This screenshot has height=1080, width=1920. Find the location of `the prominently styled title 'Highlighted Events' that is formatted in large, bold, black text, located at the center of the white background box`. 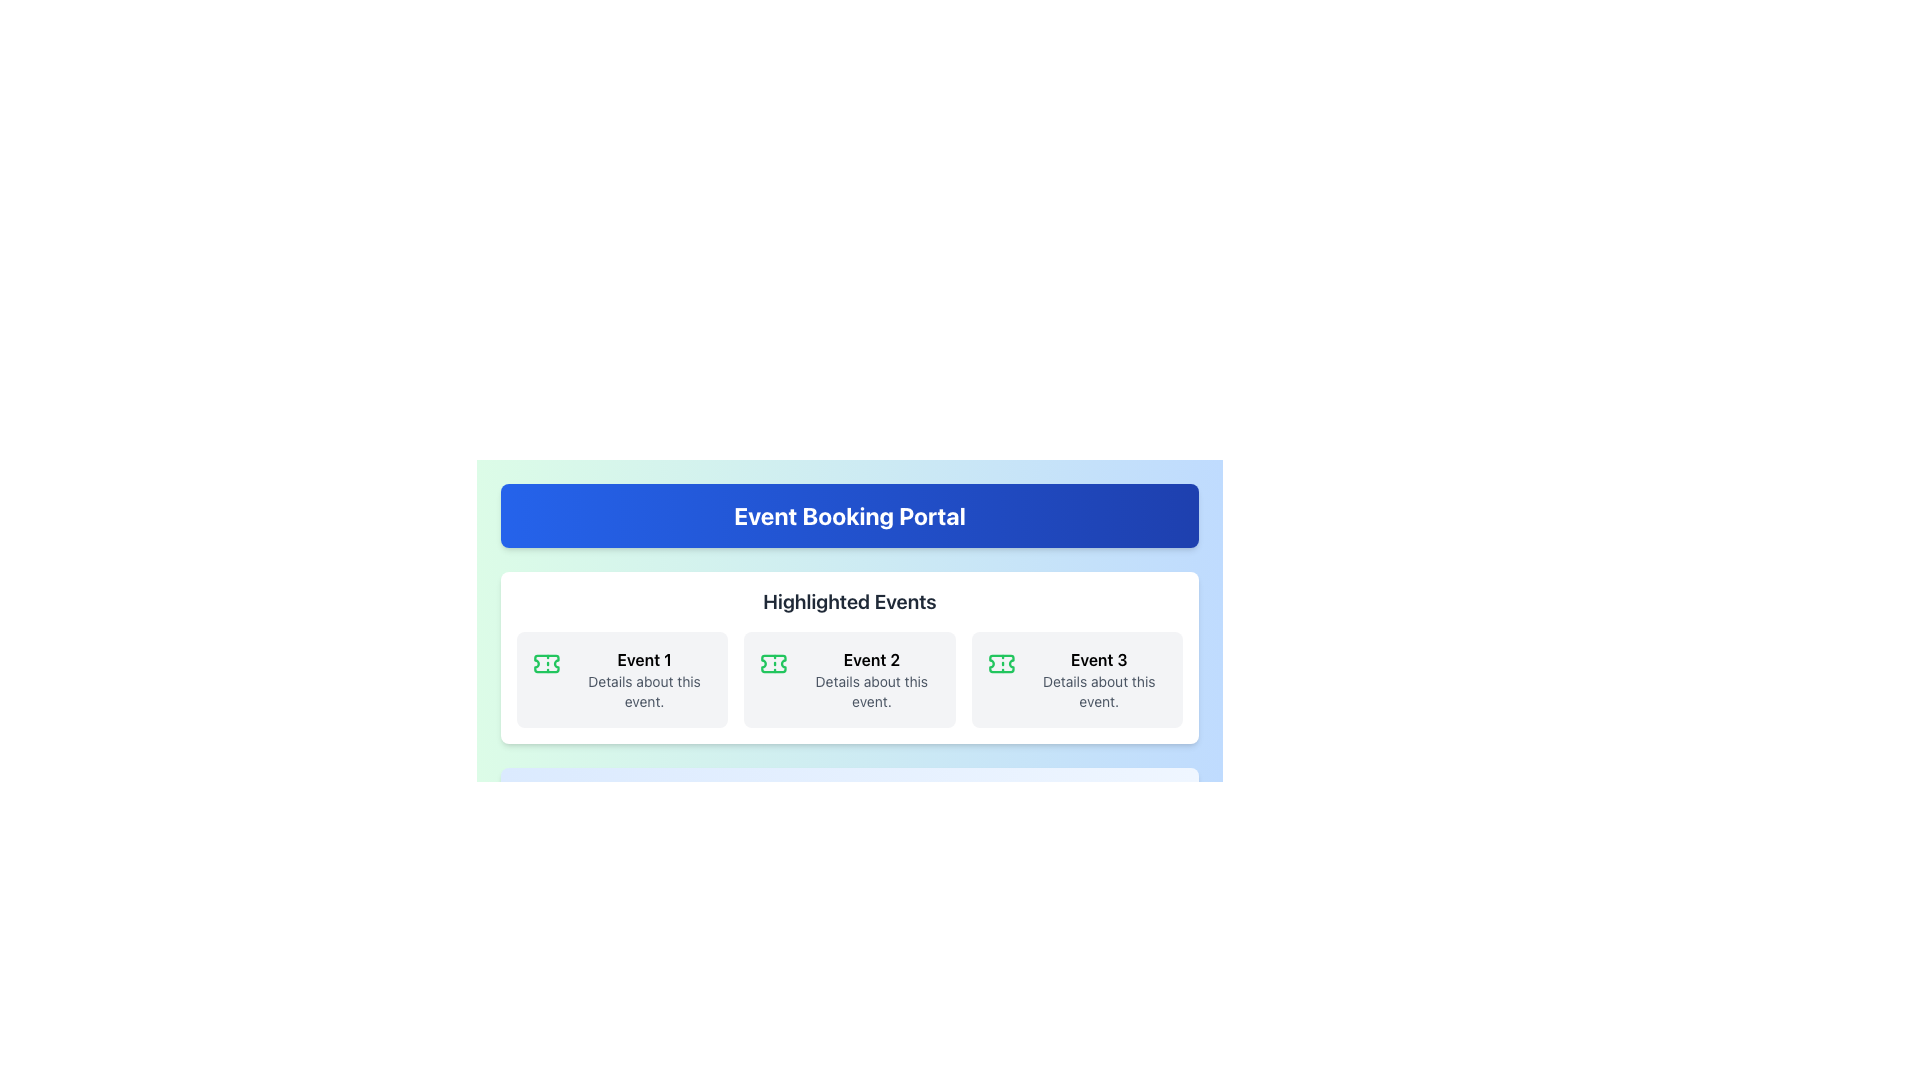

the prominently styled title 'Highlighted Events' that is formatted in large, bold, black text, located at the center of the white background box is located at coordinates (849, 608).